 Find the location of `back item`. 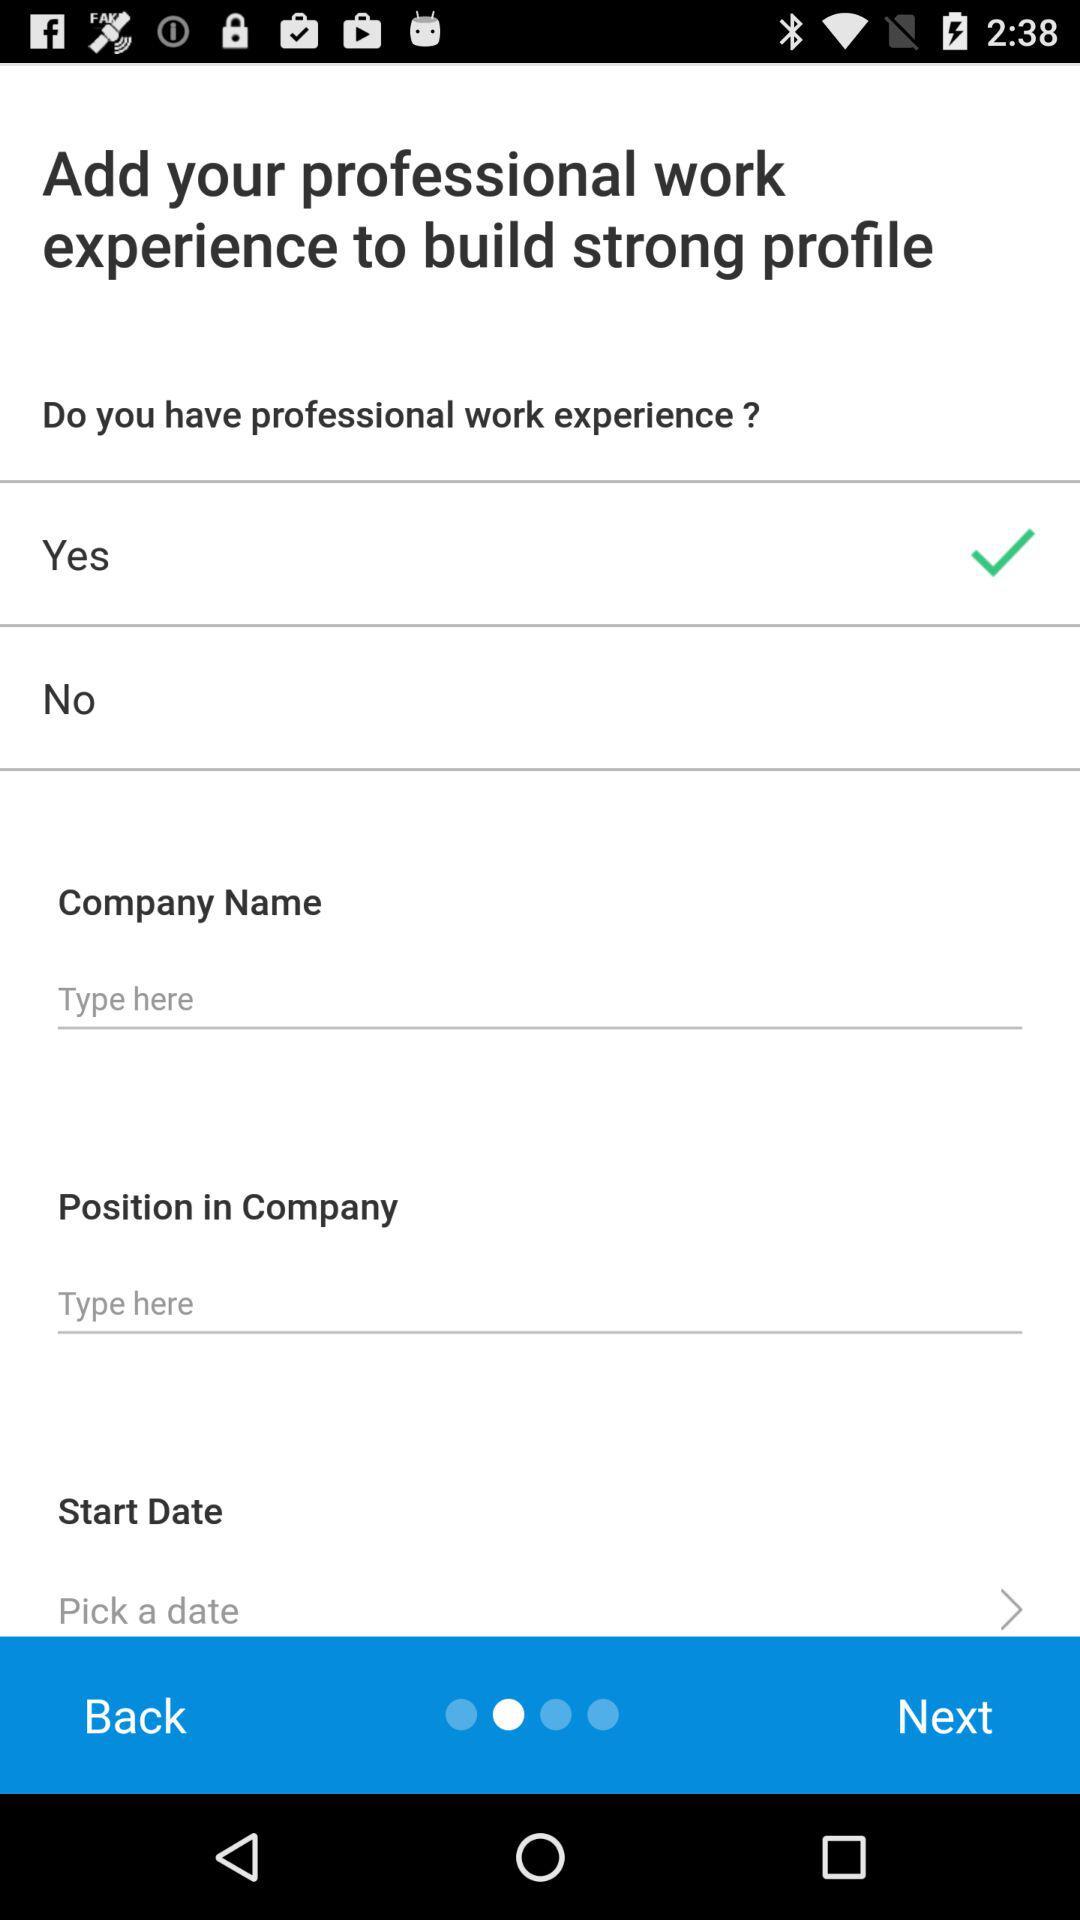

back item is located at coordinates (135, 1714).